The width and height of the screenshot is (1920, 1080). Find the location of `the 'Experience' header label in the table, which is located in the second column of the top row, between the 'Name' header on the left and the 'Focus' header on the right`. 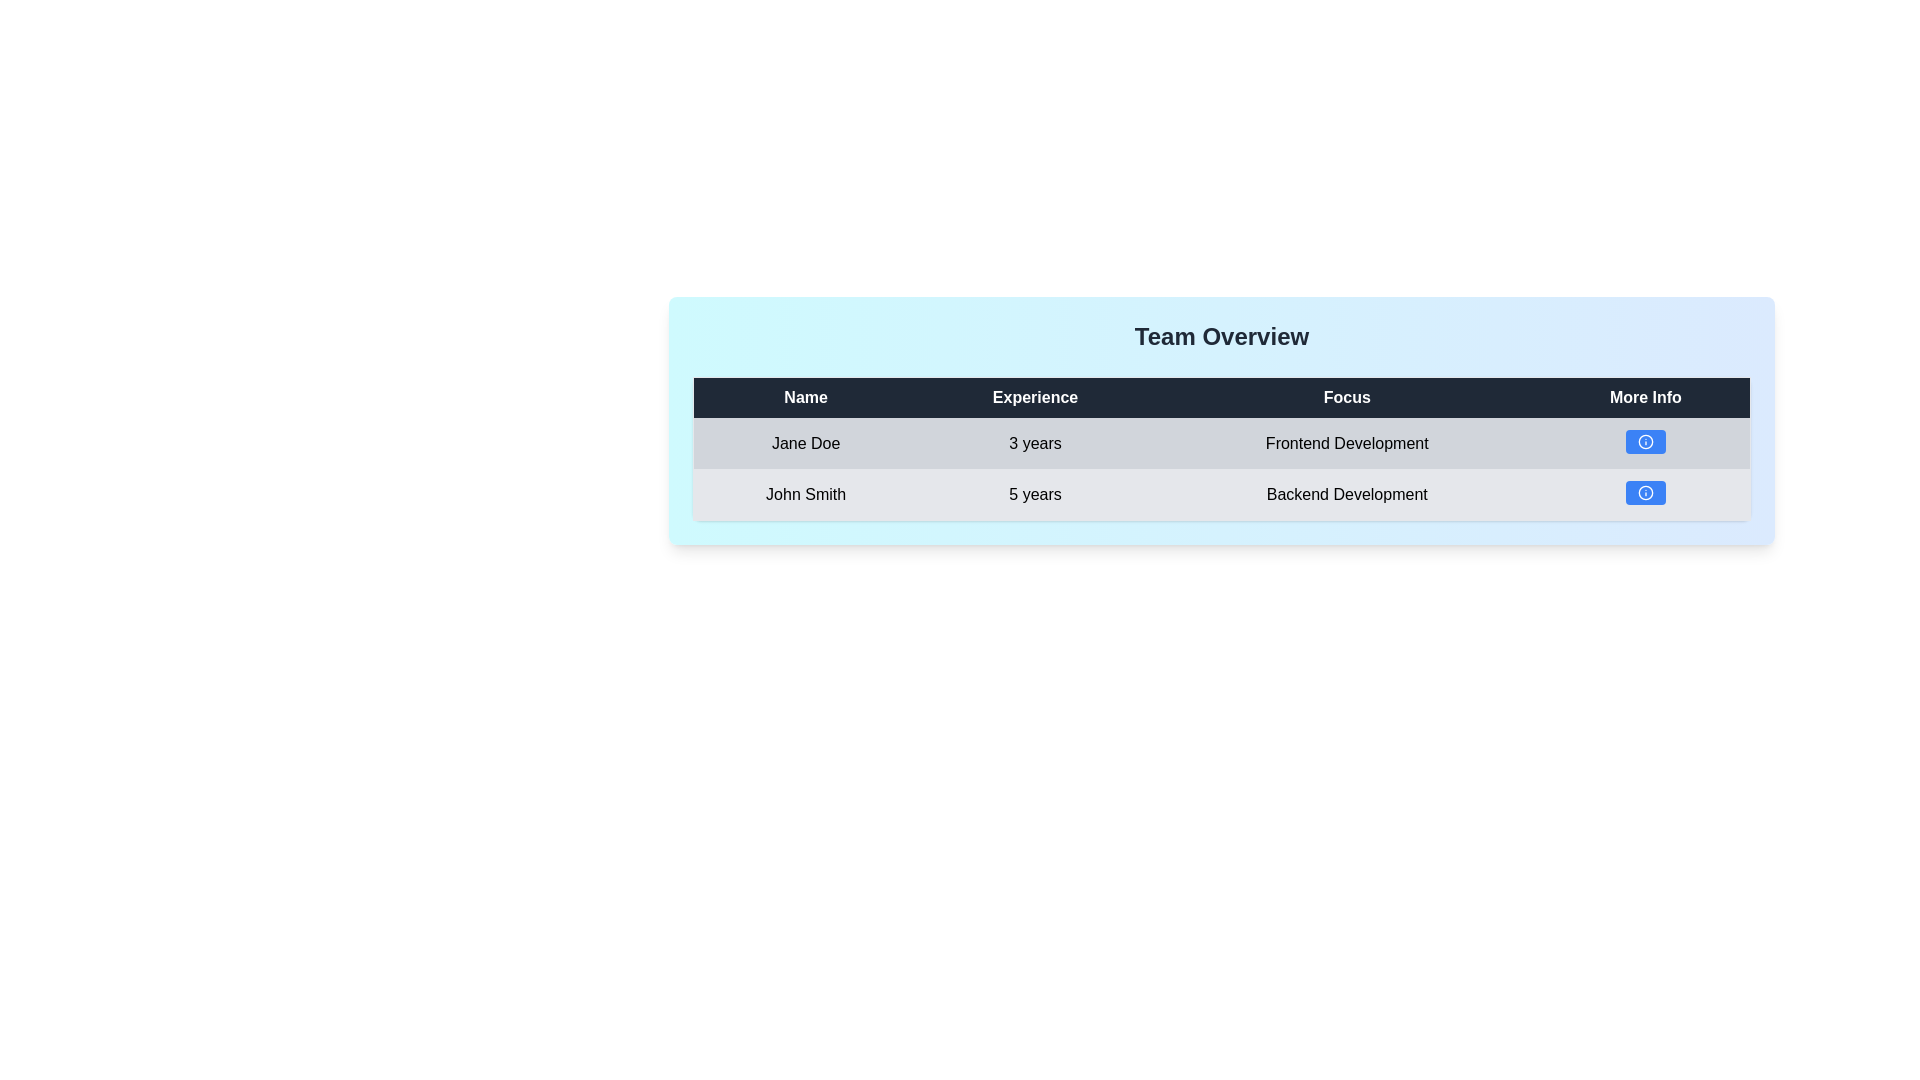

the 'Experience' header label in the table, which is located in the second column of the top row, between the 'Name' header on the left and the 'Focus' header on the right is located at coordinates (1035, 397).